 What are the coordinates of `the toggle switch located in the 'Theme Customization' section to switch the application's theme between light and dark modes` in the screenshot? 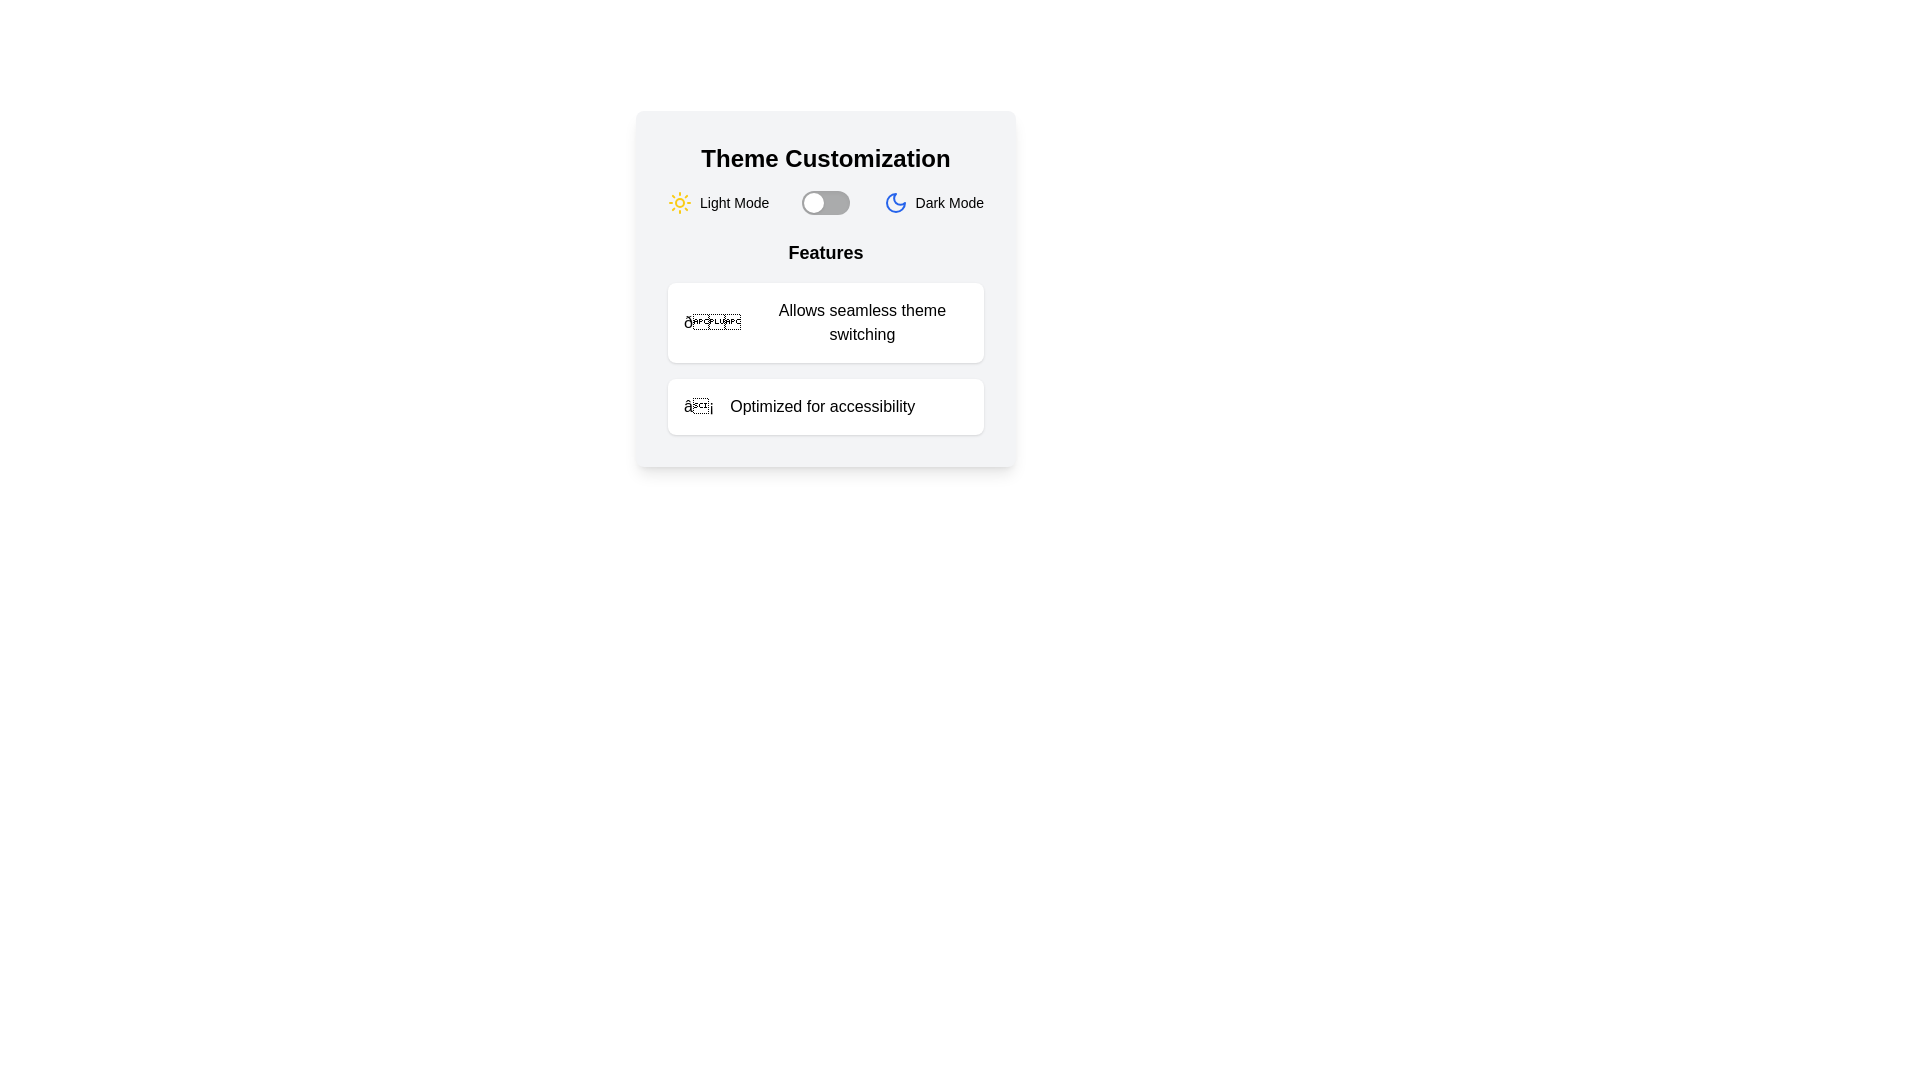 It's located at (826, 203).